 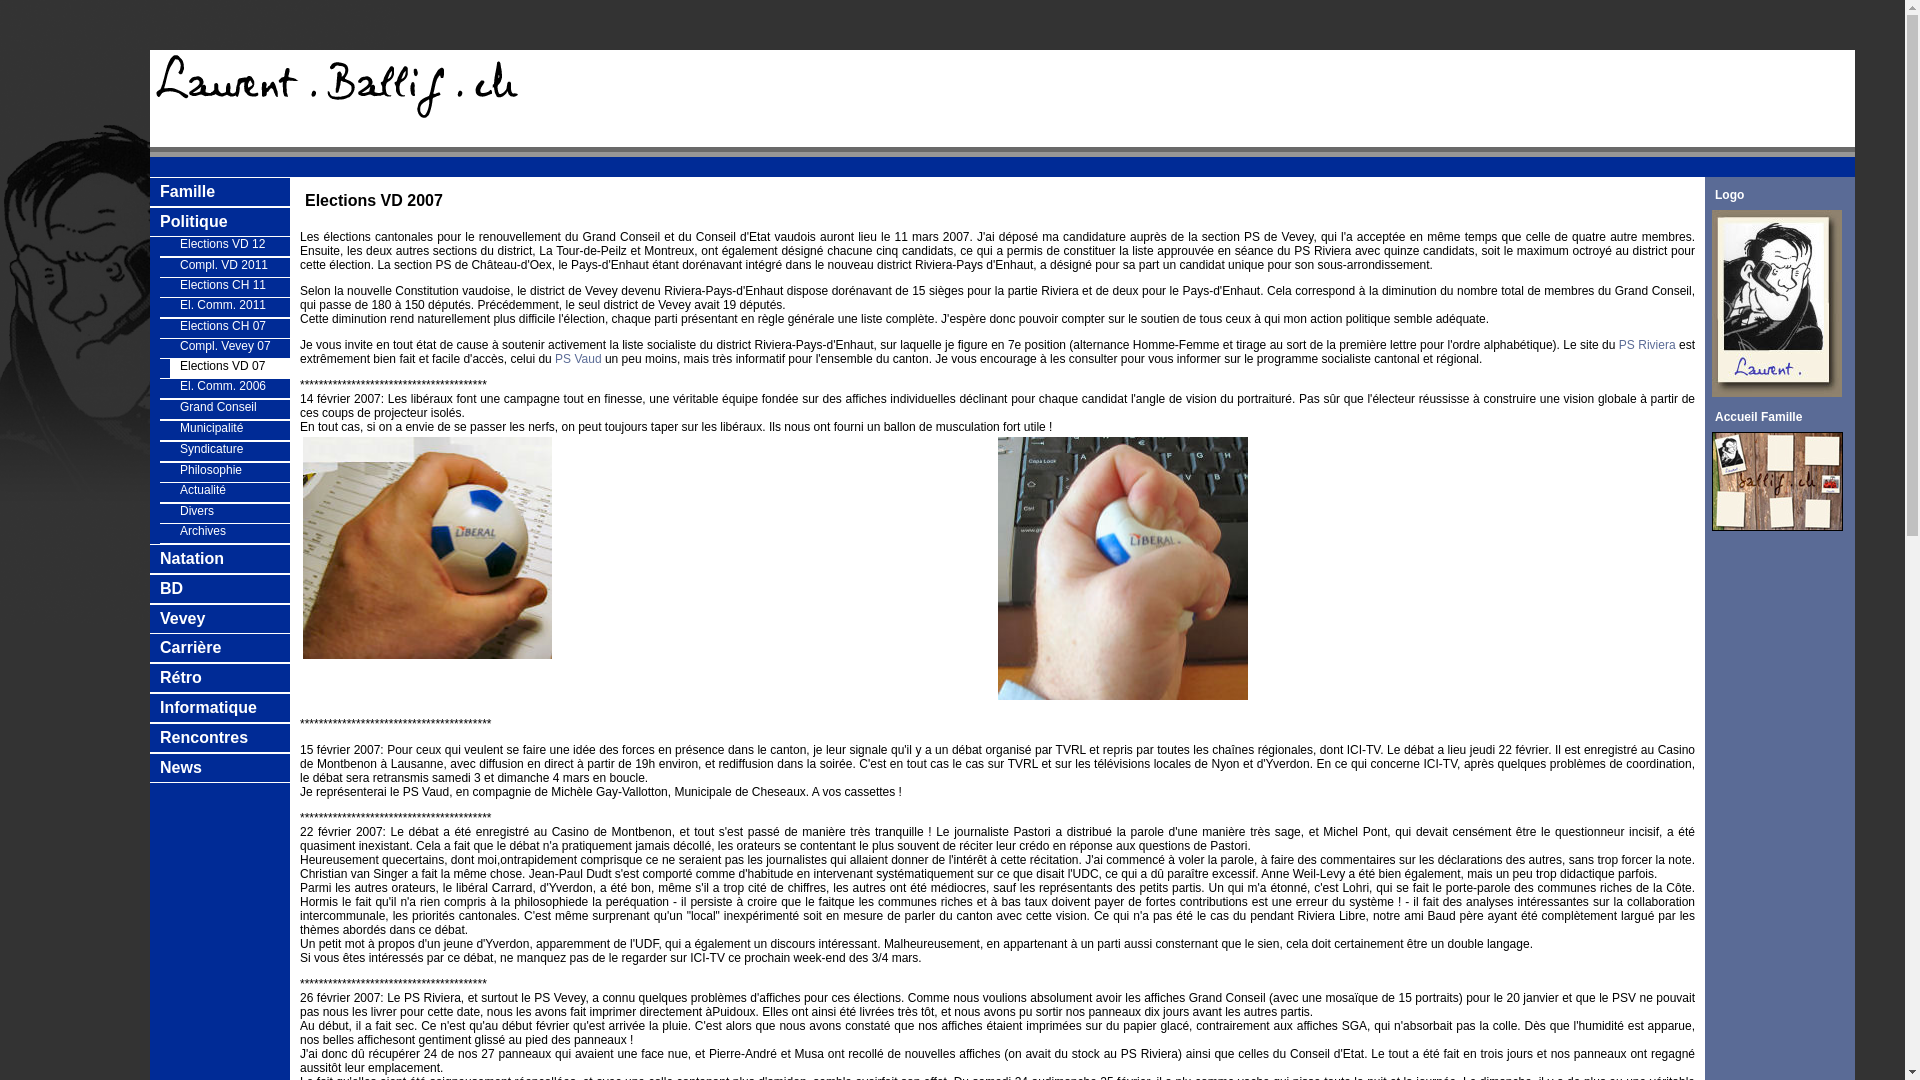 I want to click on 'Rencontres', so click(x=204, y=737).